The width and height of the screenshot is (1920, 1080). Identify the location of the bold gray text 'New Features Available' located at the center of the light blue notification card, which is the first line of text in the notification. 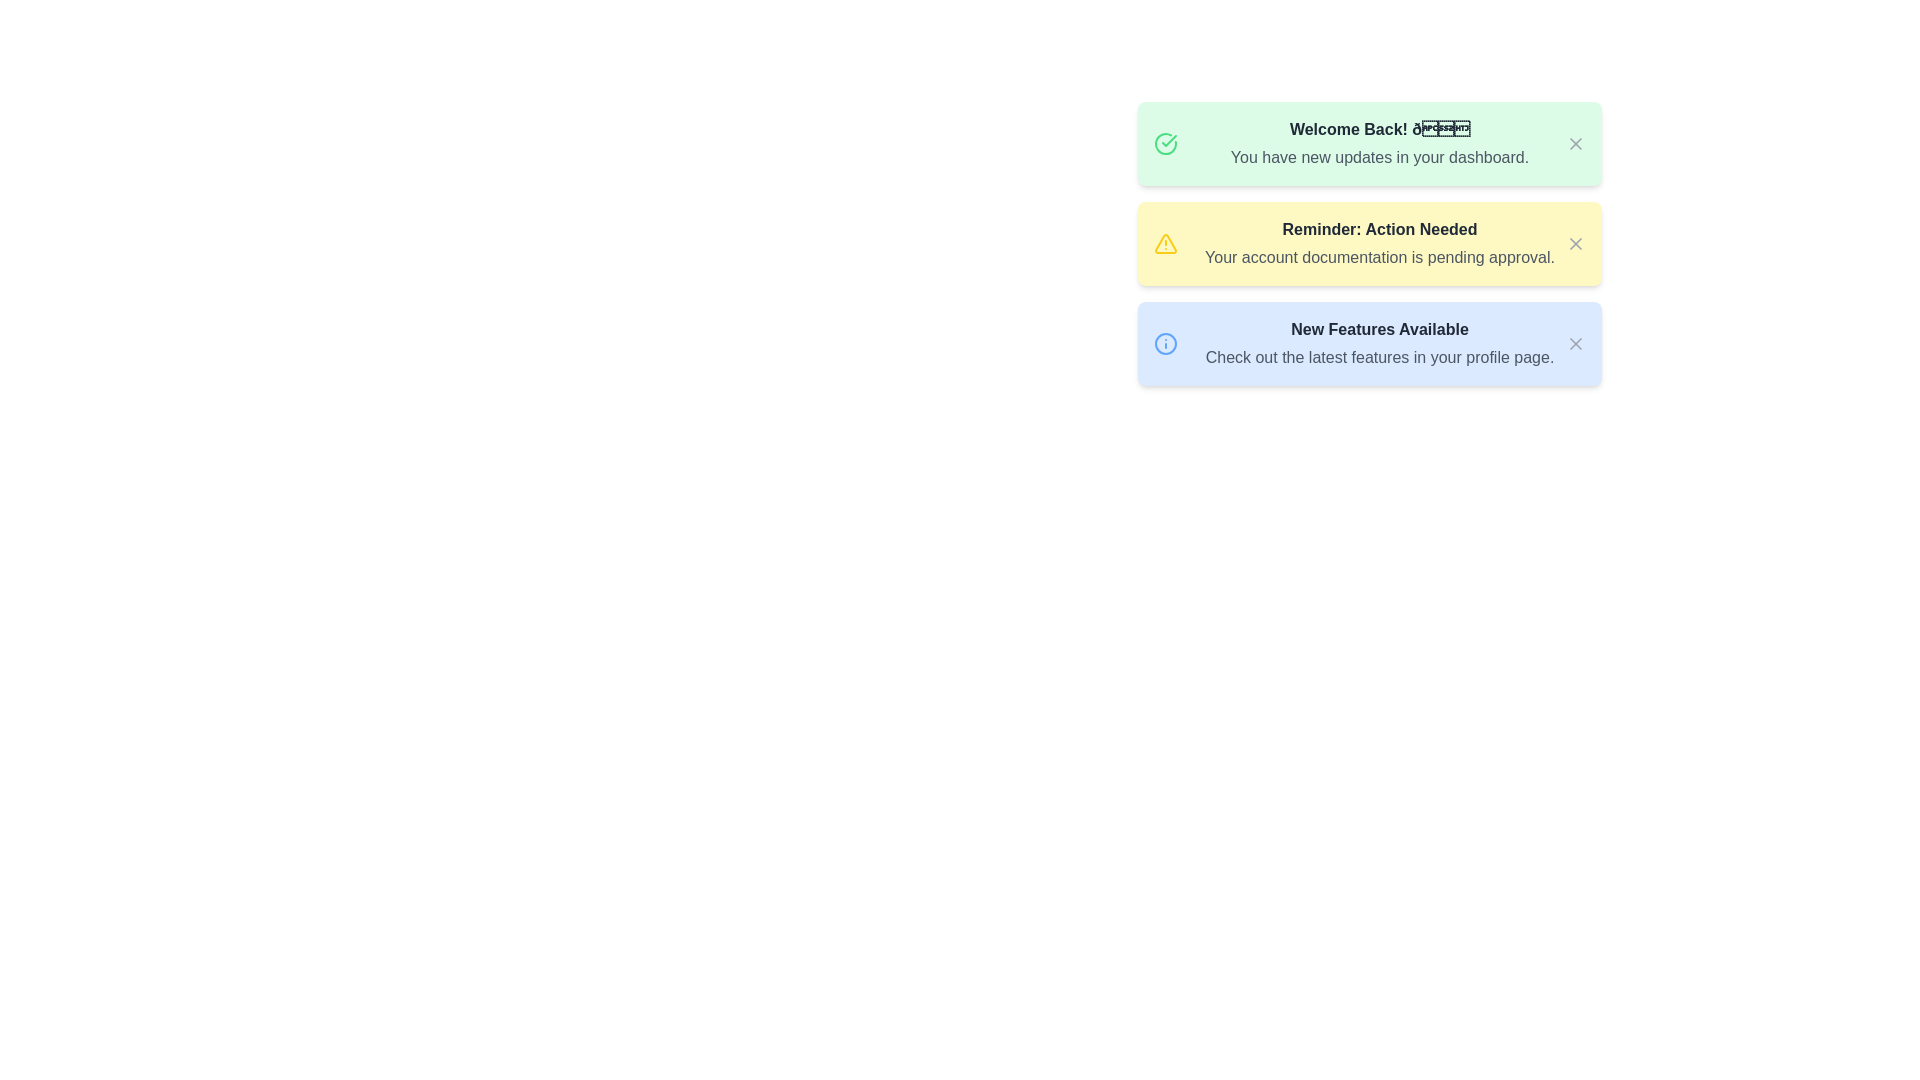
(1379, 329).